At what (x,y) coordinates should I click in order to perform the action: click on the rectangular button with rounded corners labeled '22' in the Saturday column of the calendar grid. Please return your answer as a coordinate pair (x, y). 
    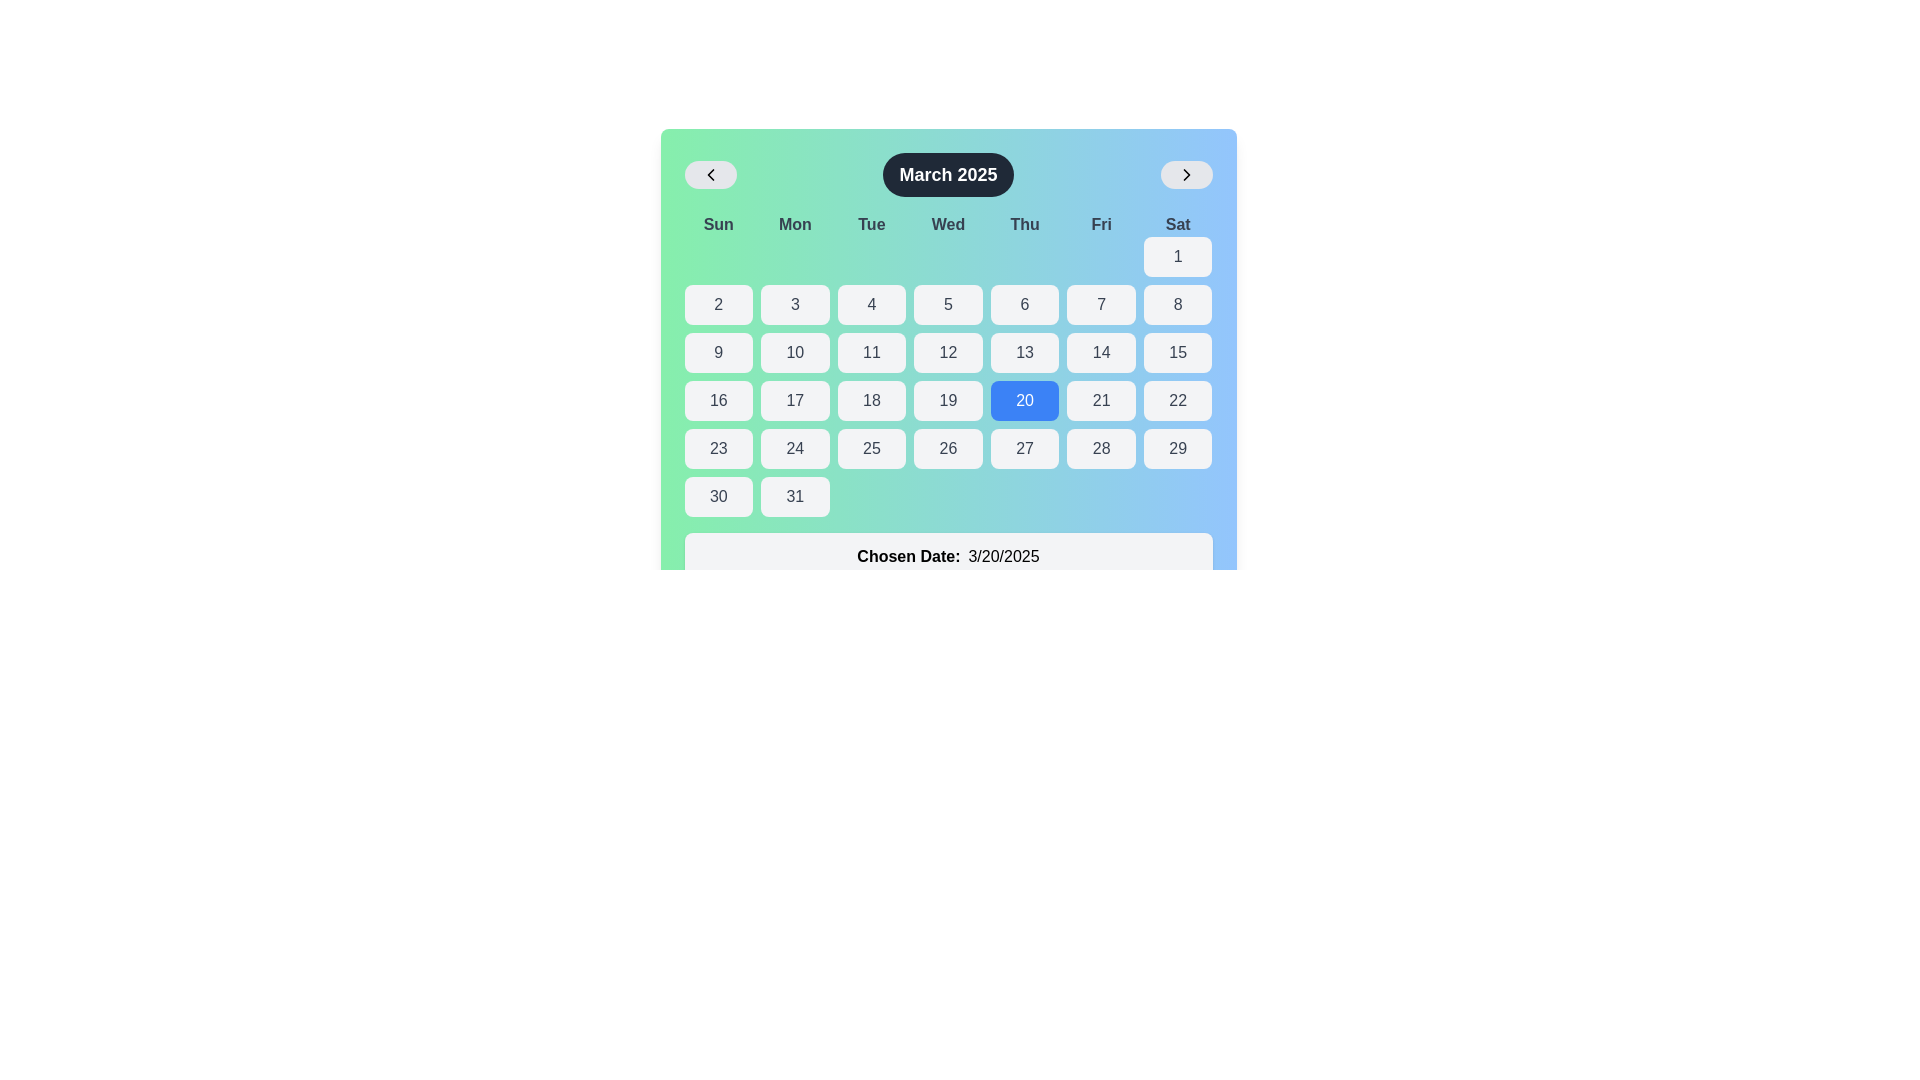
    Looking at the image, I should click on (1178, 401).